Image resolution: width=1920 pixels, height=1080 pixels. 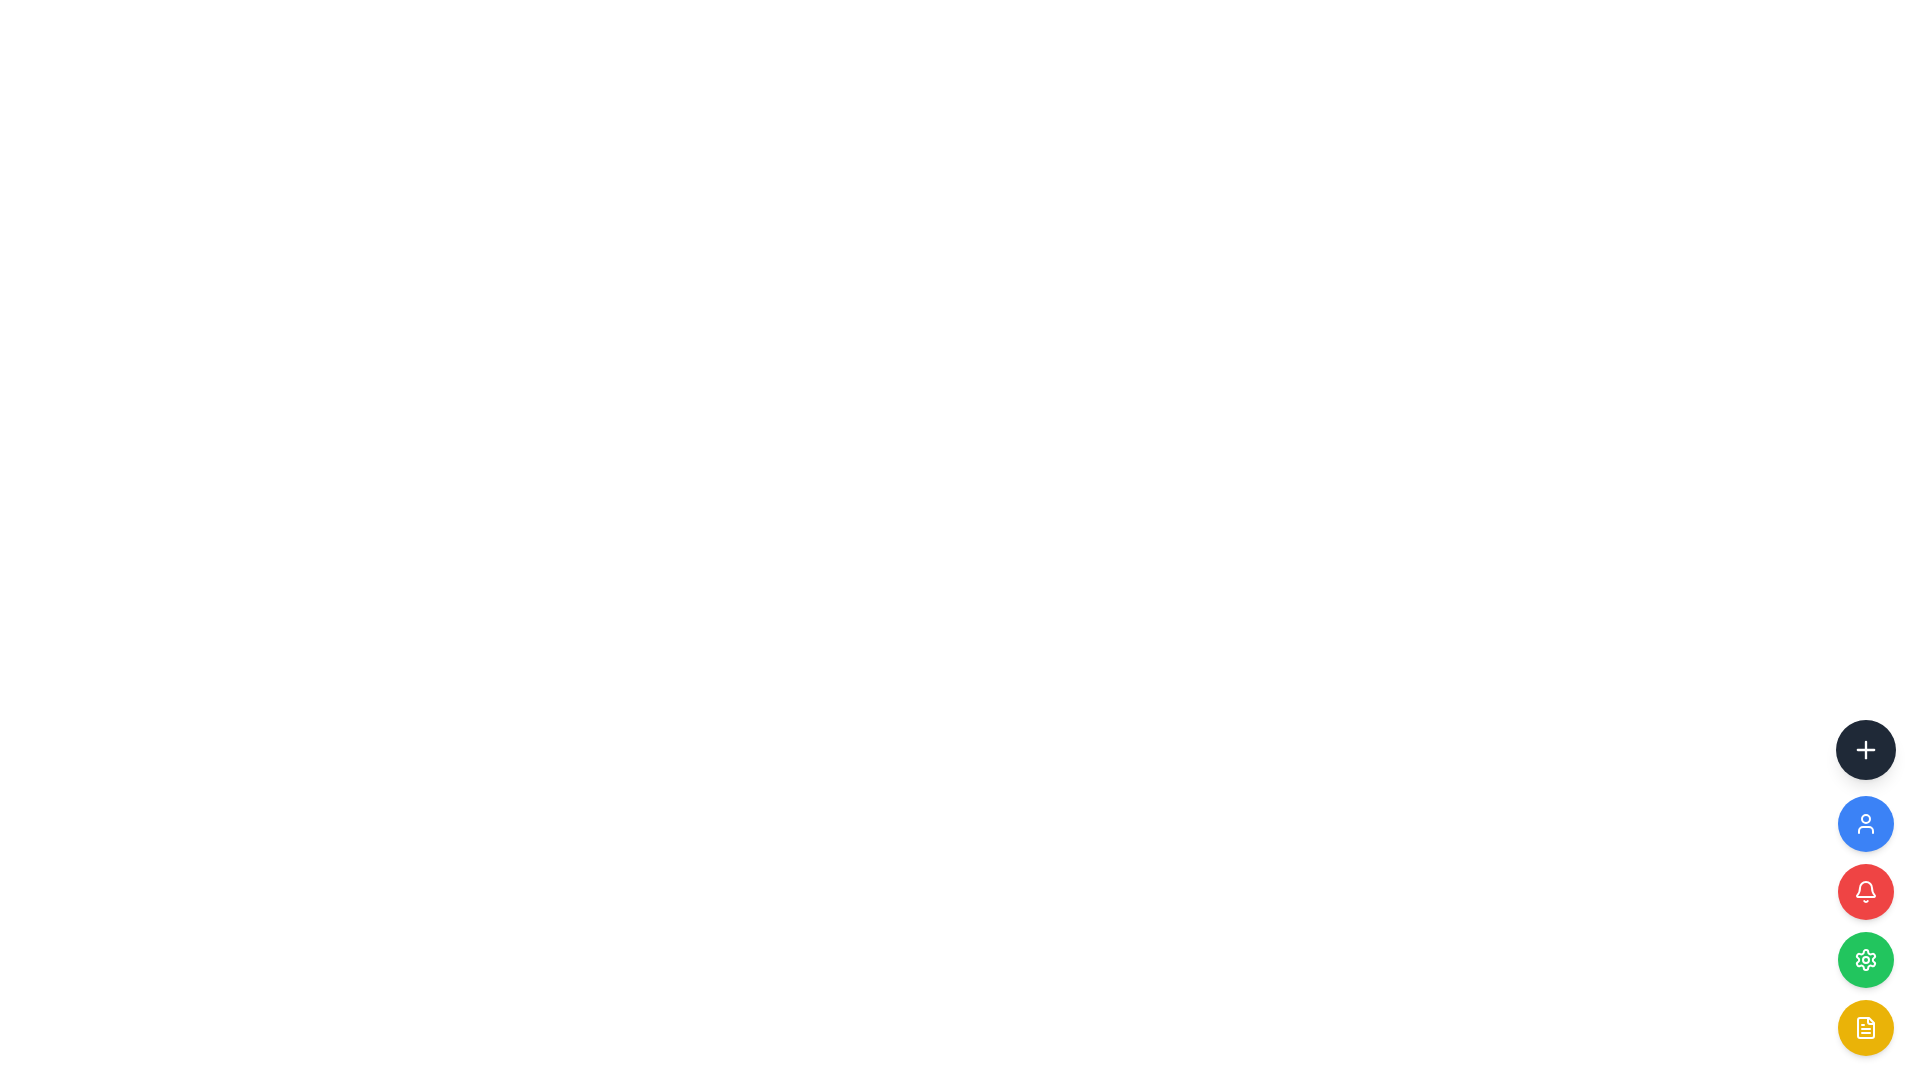 What do you see at coordinates (1865, 749) in the screenshot?
I see `the topmost button in the vertical sequence of circular icons on the right side of the interface` at bounding box center [1865, 749].